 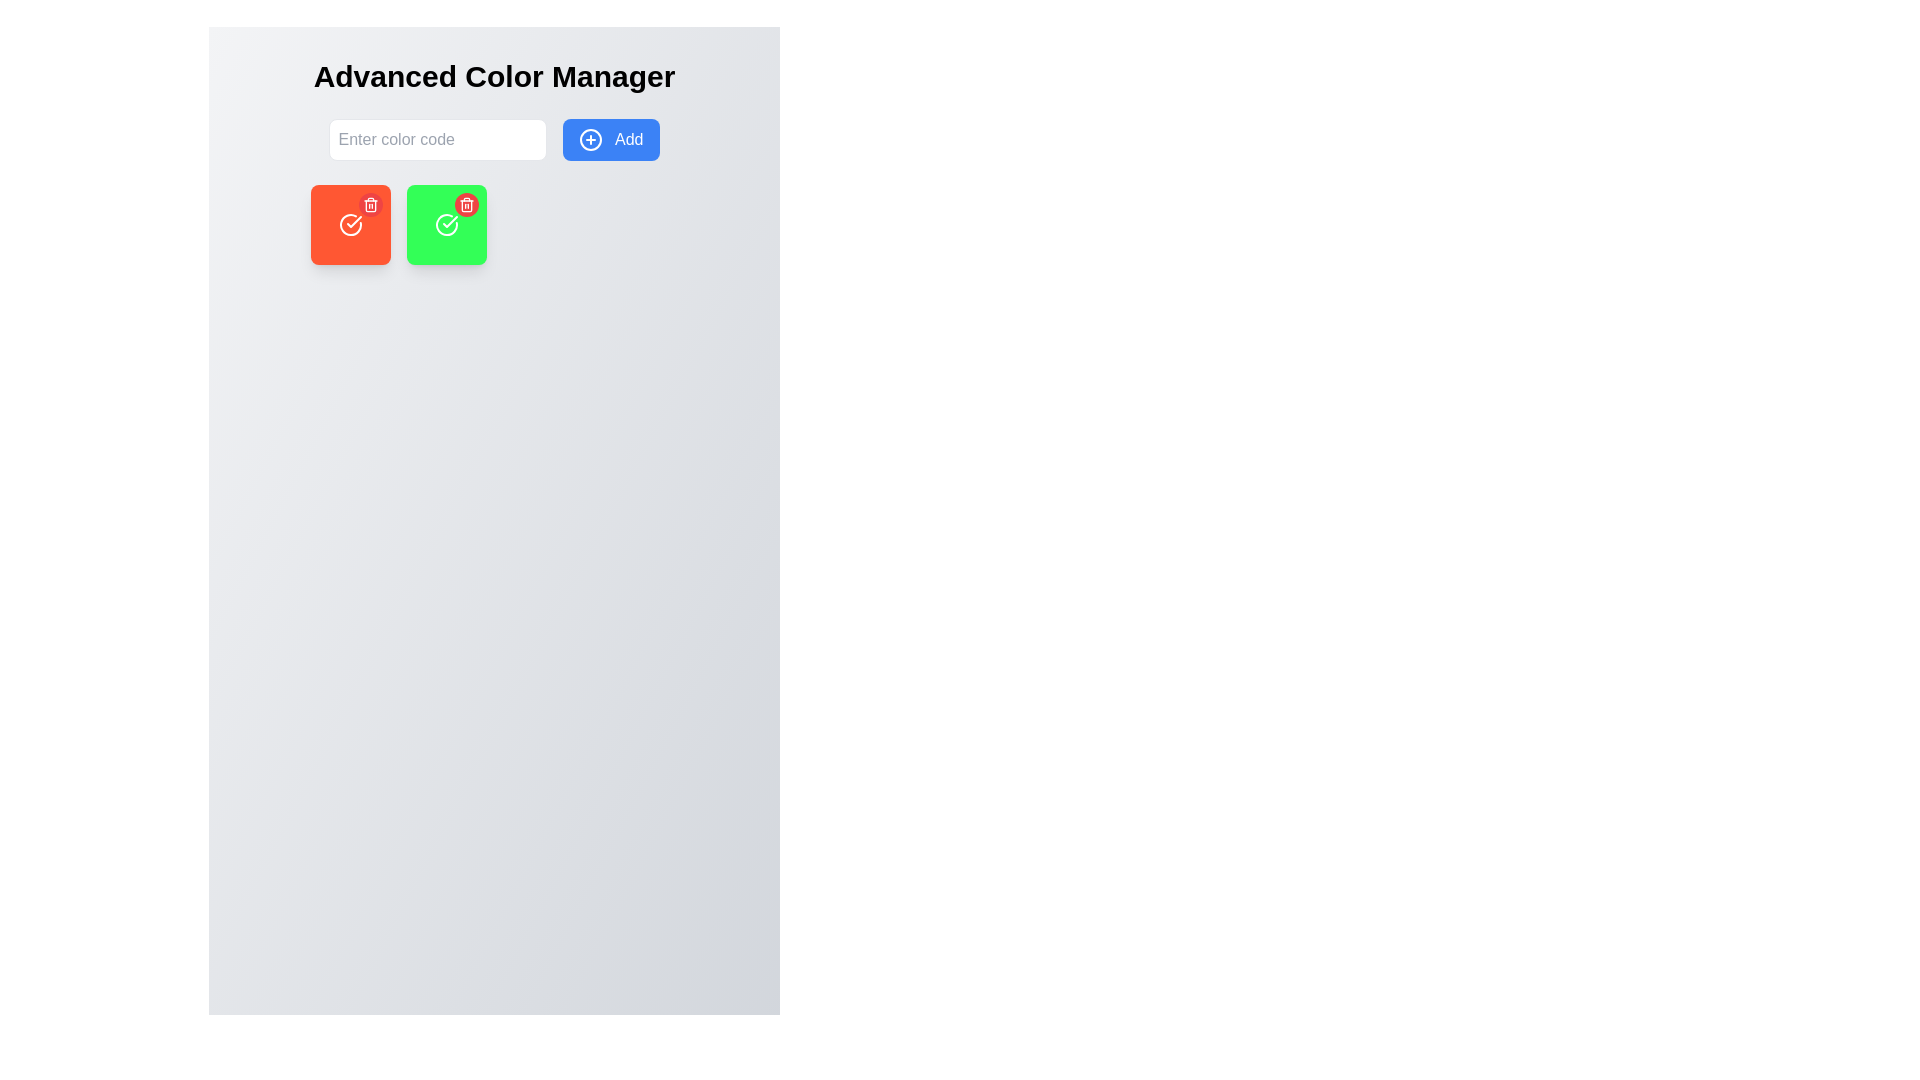 What do you see at coordinates (590, 139) in the screenshot?
I see `the circular icon at the center of the blue 'Add' button located in the upper area of the interface, which enhances its visual appeal` at bounding box center [590, 139].